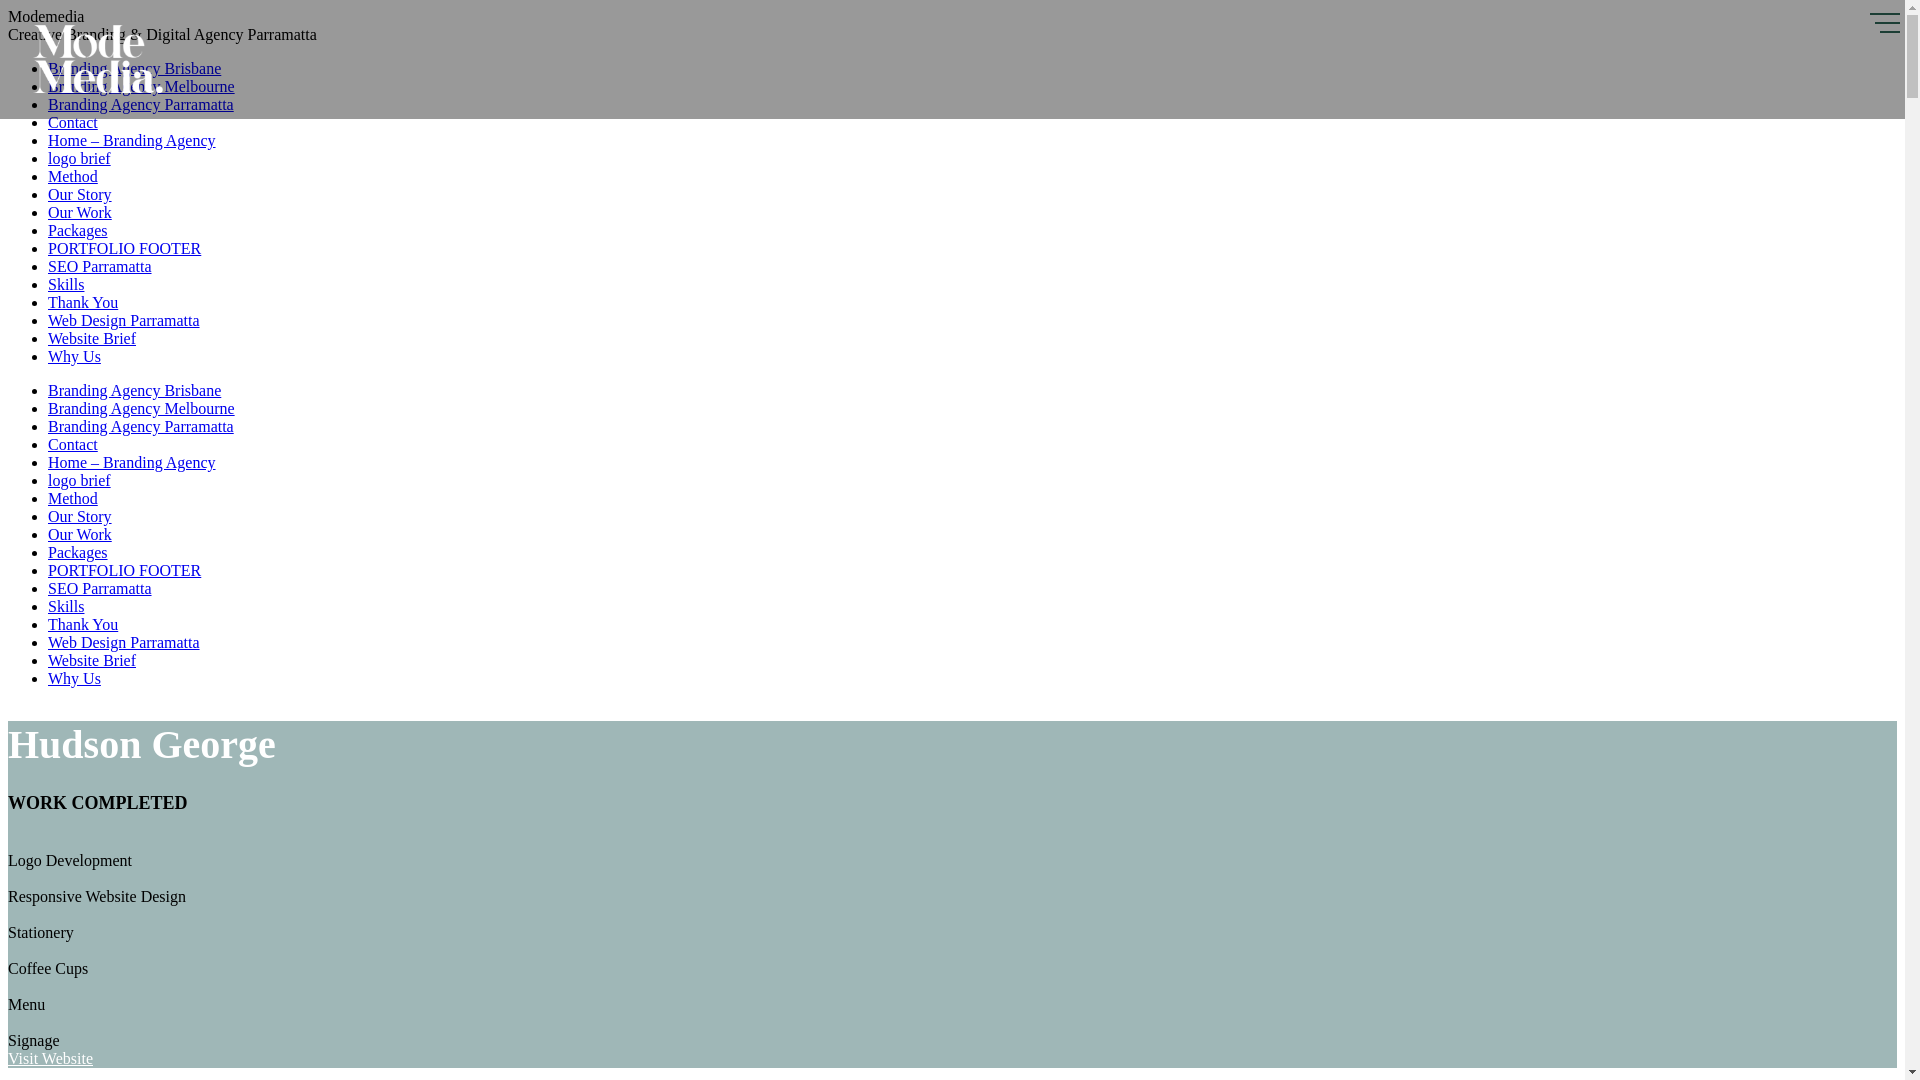  Describe the element at coordinates (123, 570) in the screenshot. I see `'PORTFOLIO FOOTER'` at that location.